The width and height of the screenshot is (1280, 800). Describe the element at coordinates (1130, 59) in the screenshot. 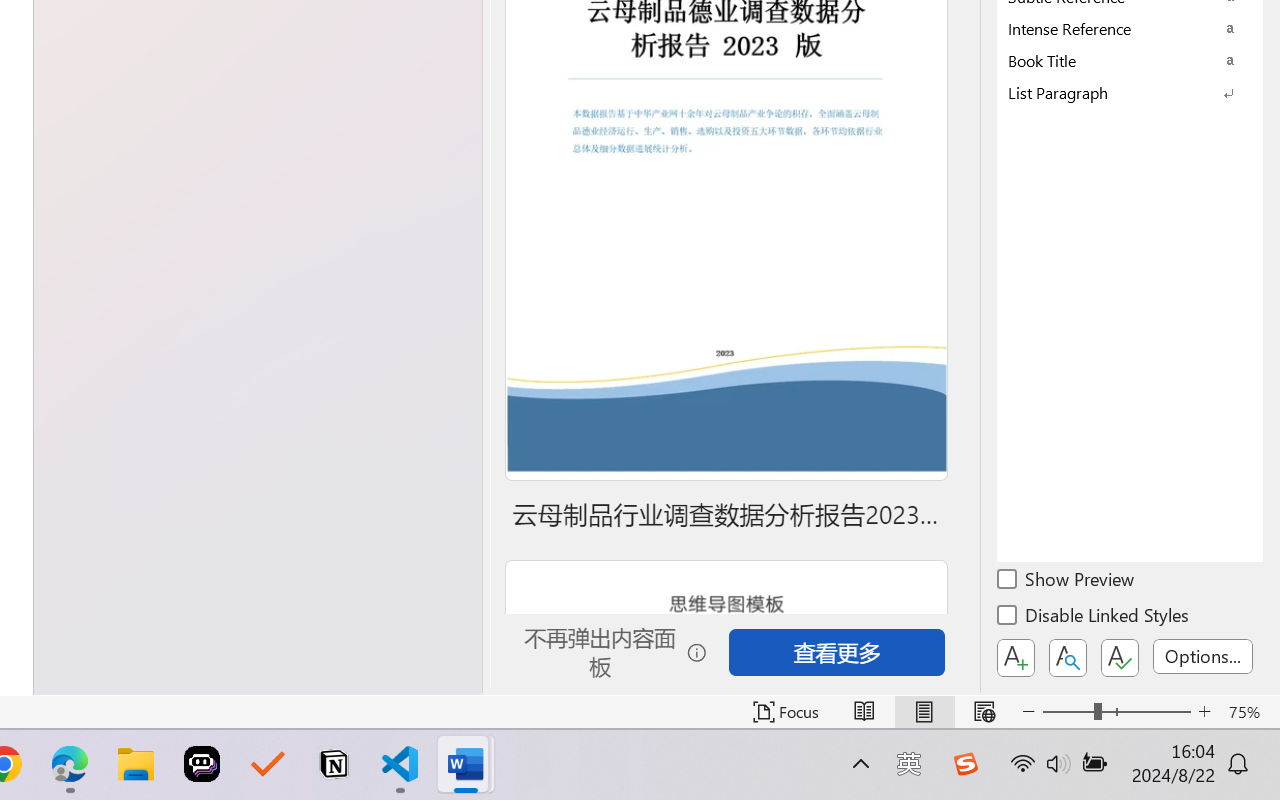

I see `'Book Title'` at that location.